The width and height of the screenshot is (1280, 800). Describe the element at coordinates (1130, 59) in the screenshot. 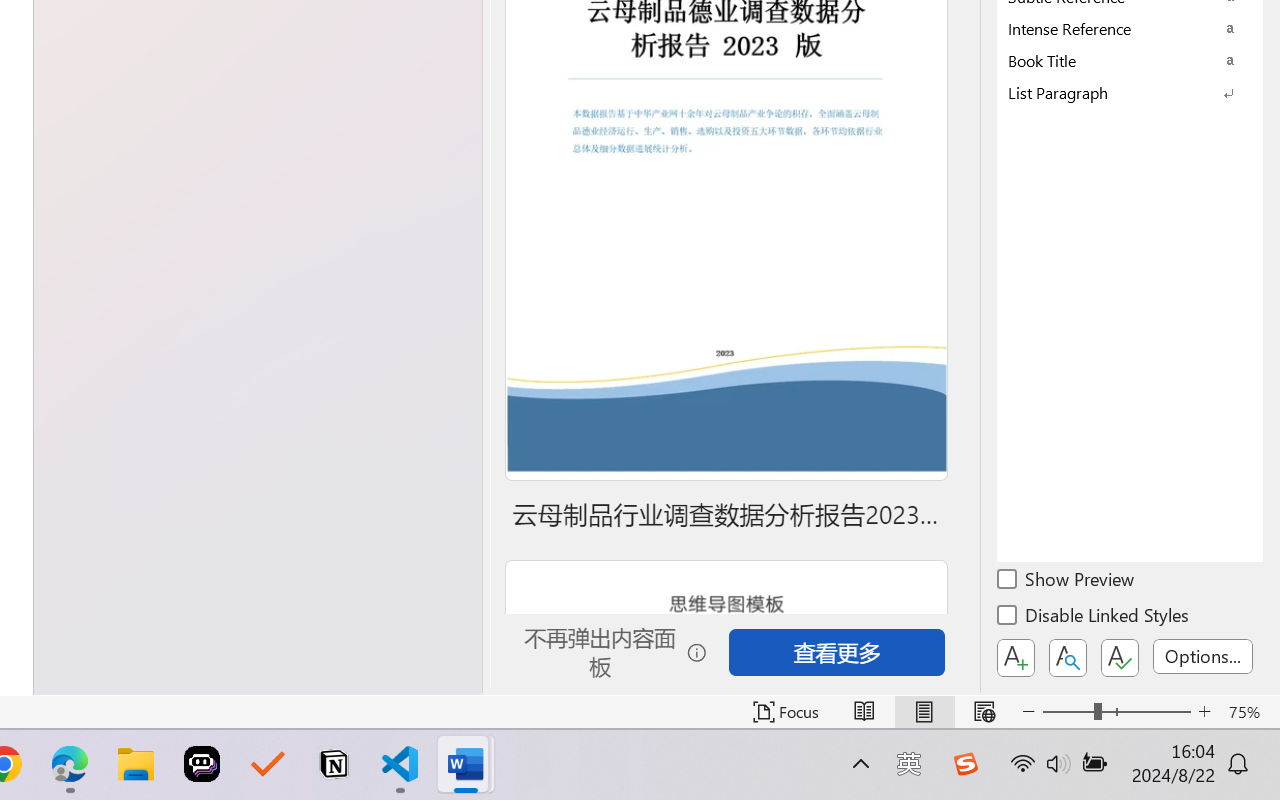

I see `'Book Title'` at that location.